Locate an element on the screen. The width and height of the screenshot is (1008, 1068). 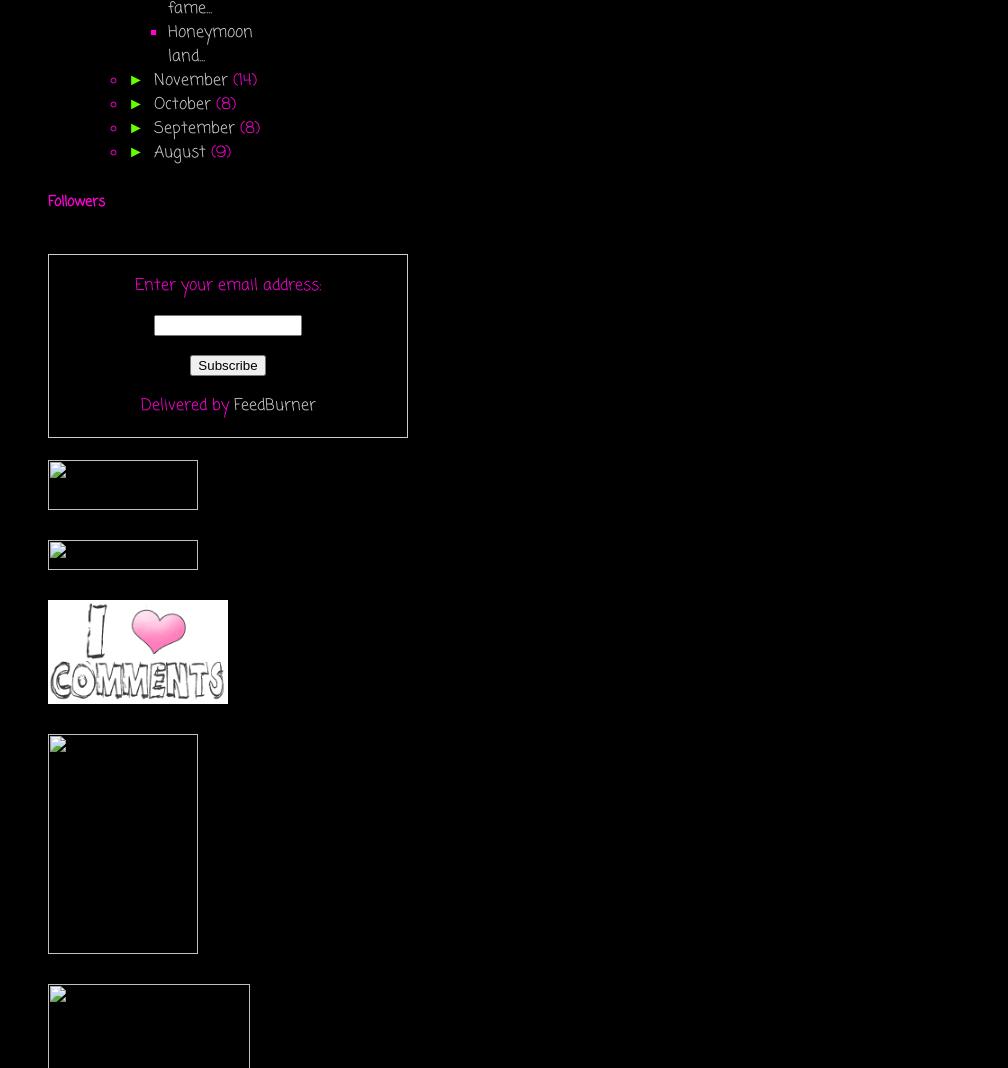
'August' is located at coordinates (181, 151).